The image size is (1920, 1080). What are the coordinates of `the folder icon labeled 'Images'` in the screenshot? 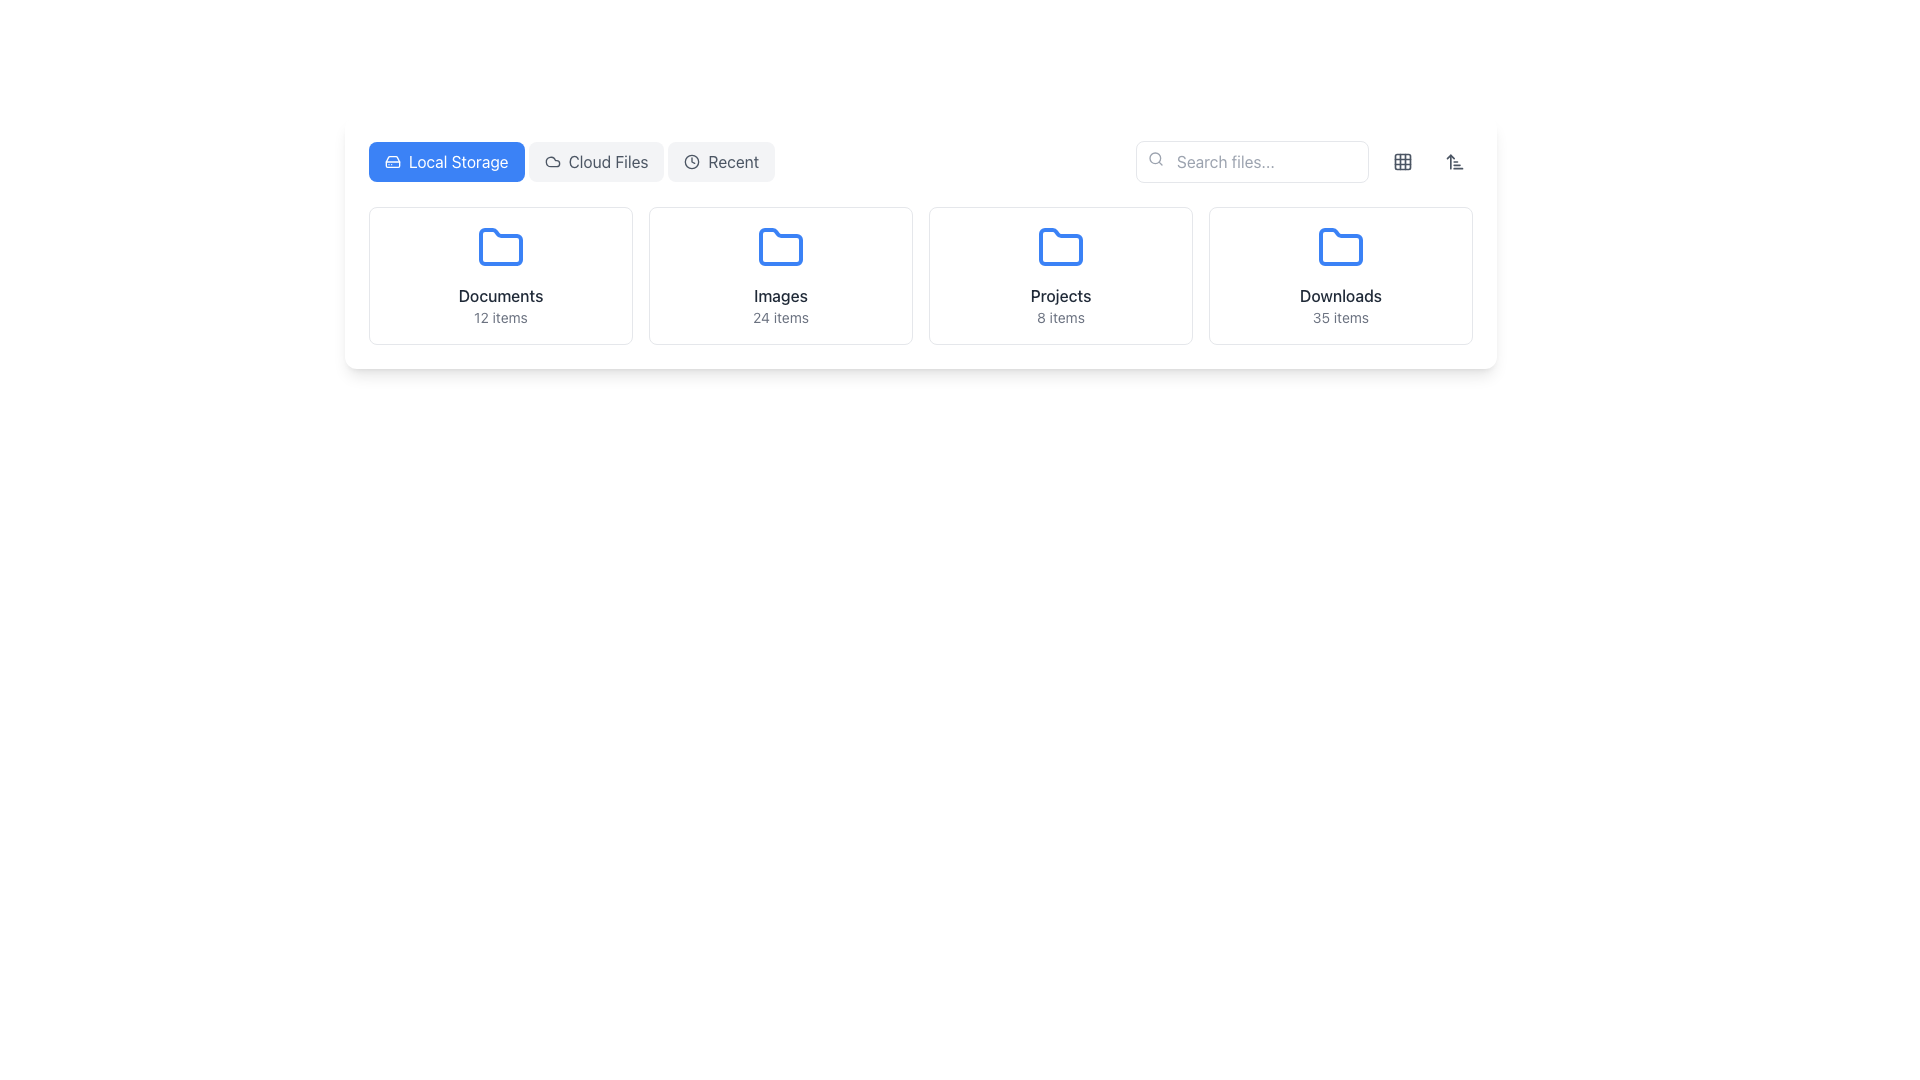 It's located at (780, 245).